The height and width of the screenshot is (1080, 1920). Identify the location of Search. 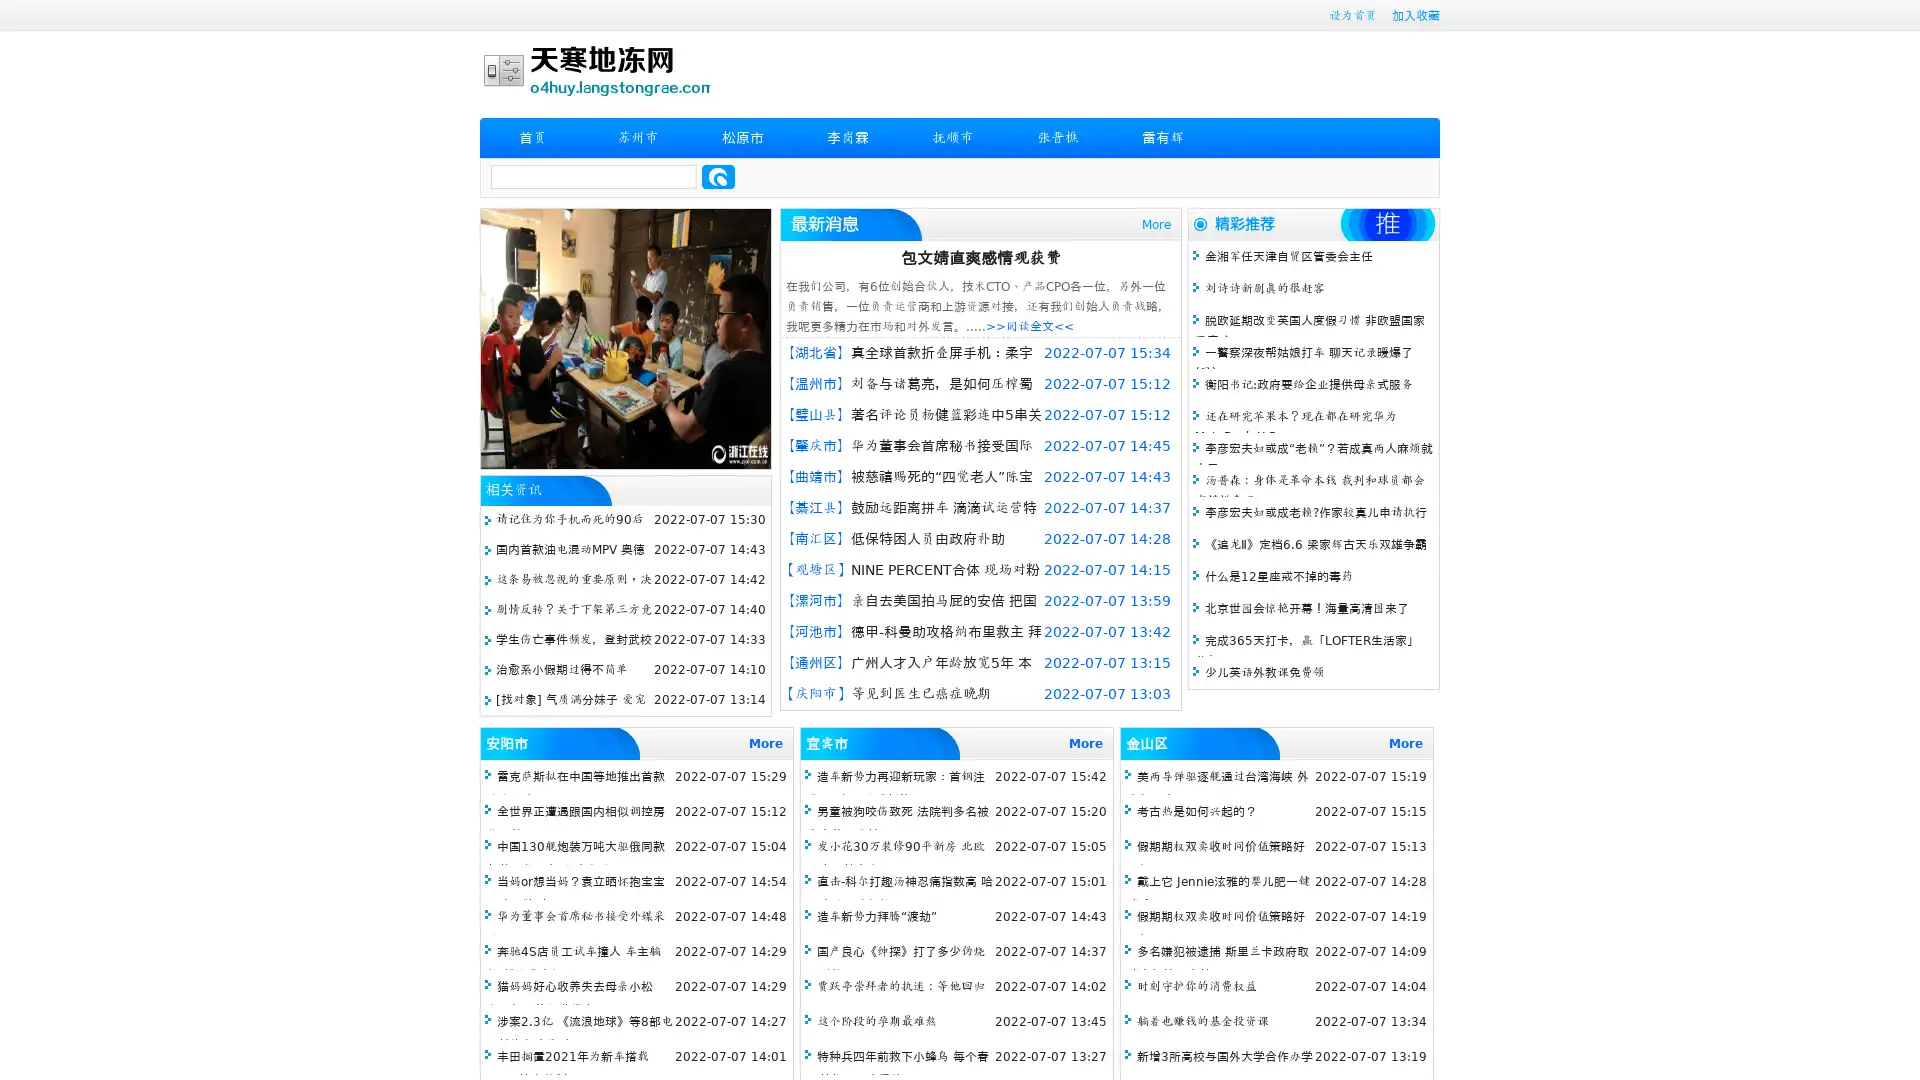
(718, 176).